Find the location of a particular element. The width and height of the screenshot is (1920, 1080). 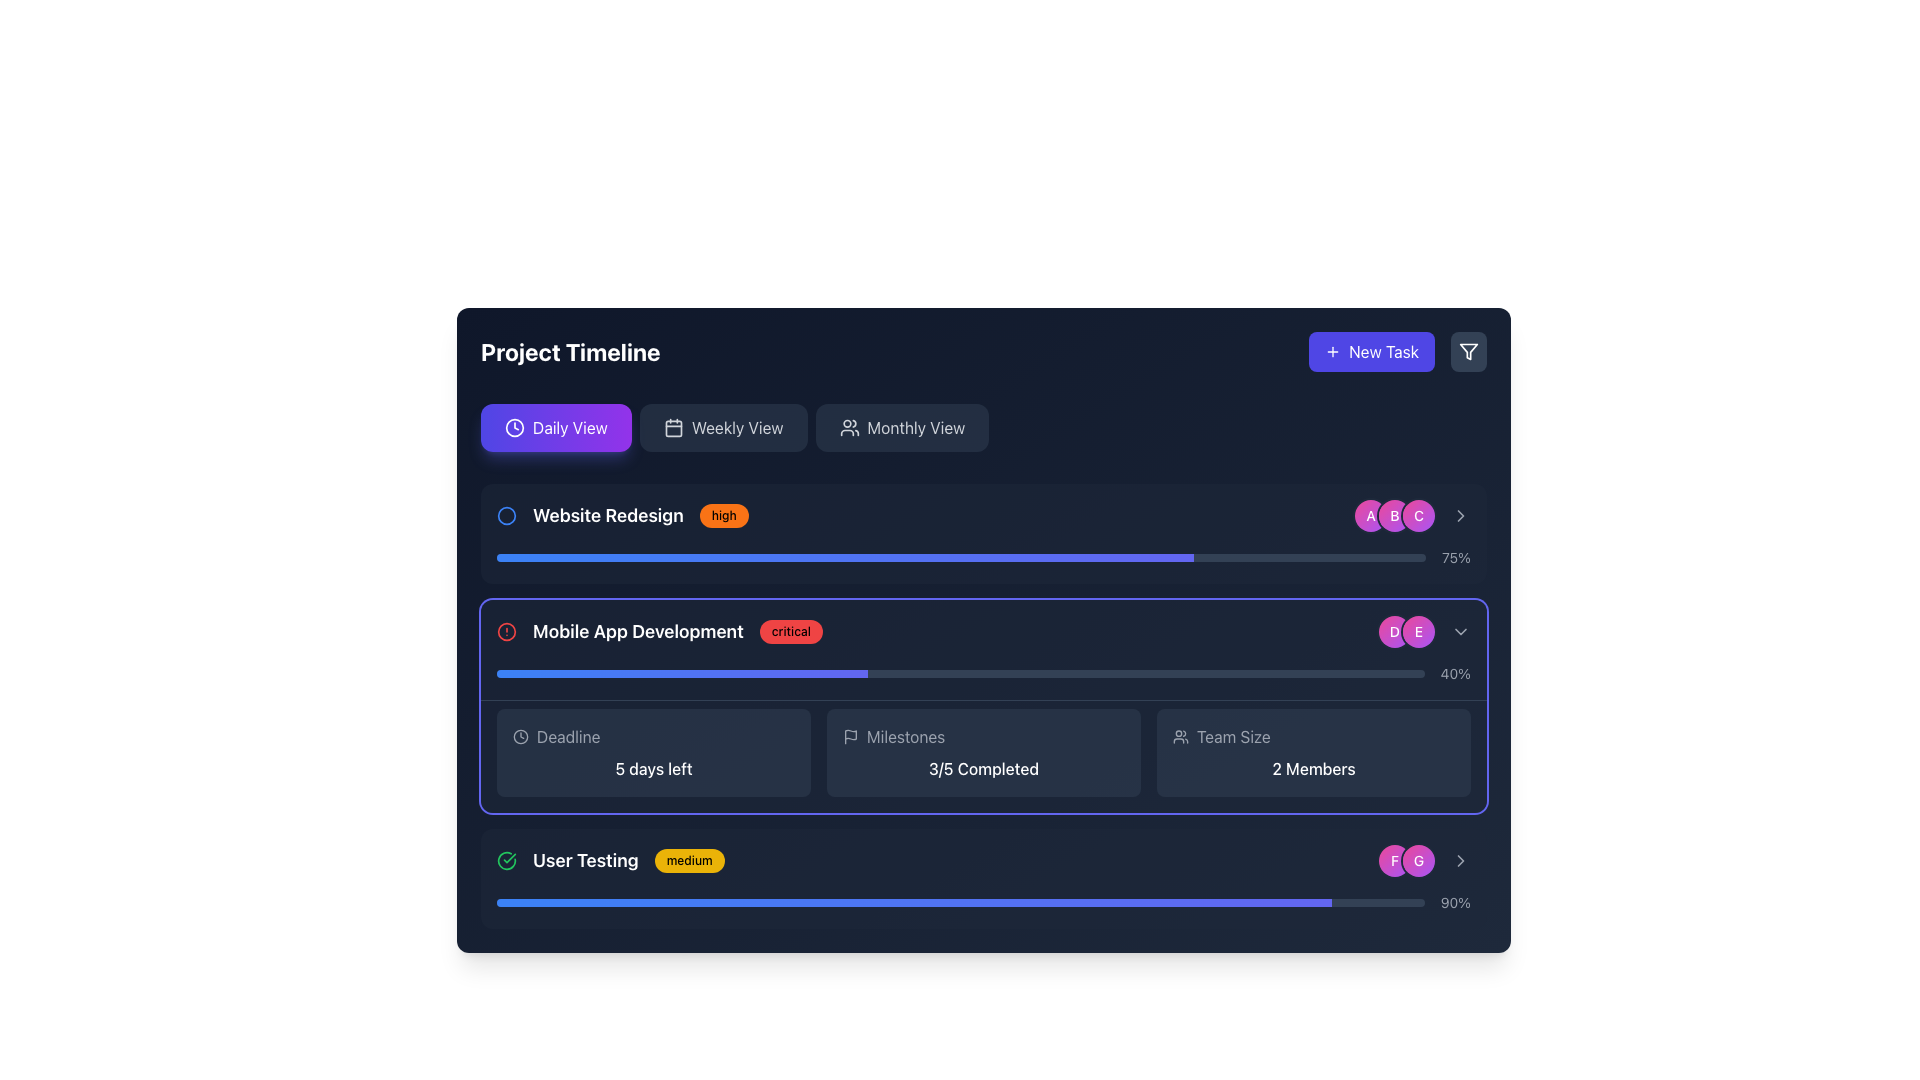

the first circular badge is located at coordinates (1370, 515).